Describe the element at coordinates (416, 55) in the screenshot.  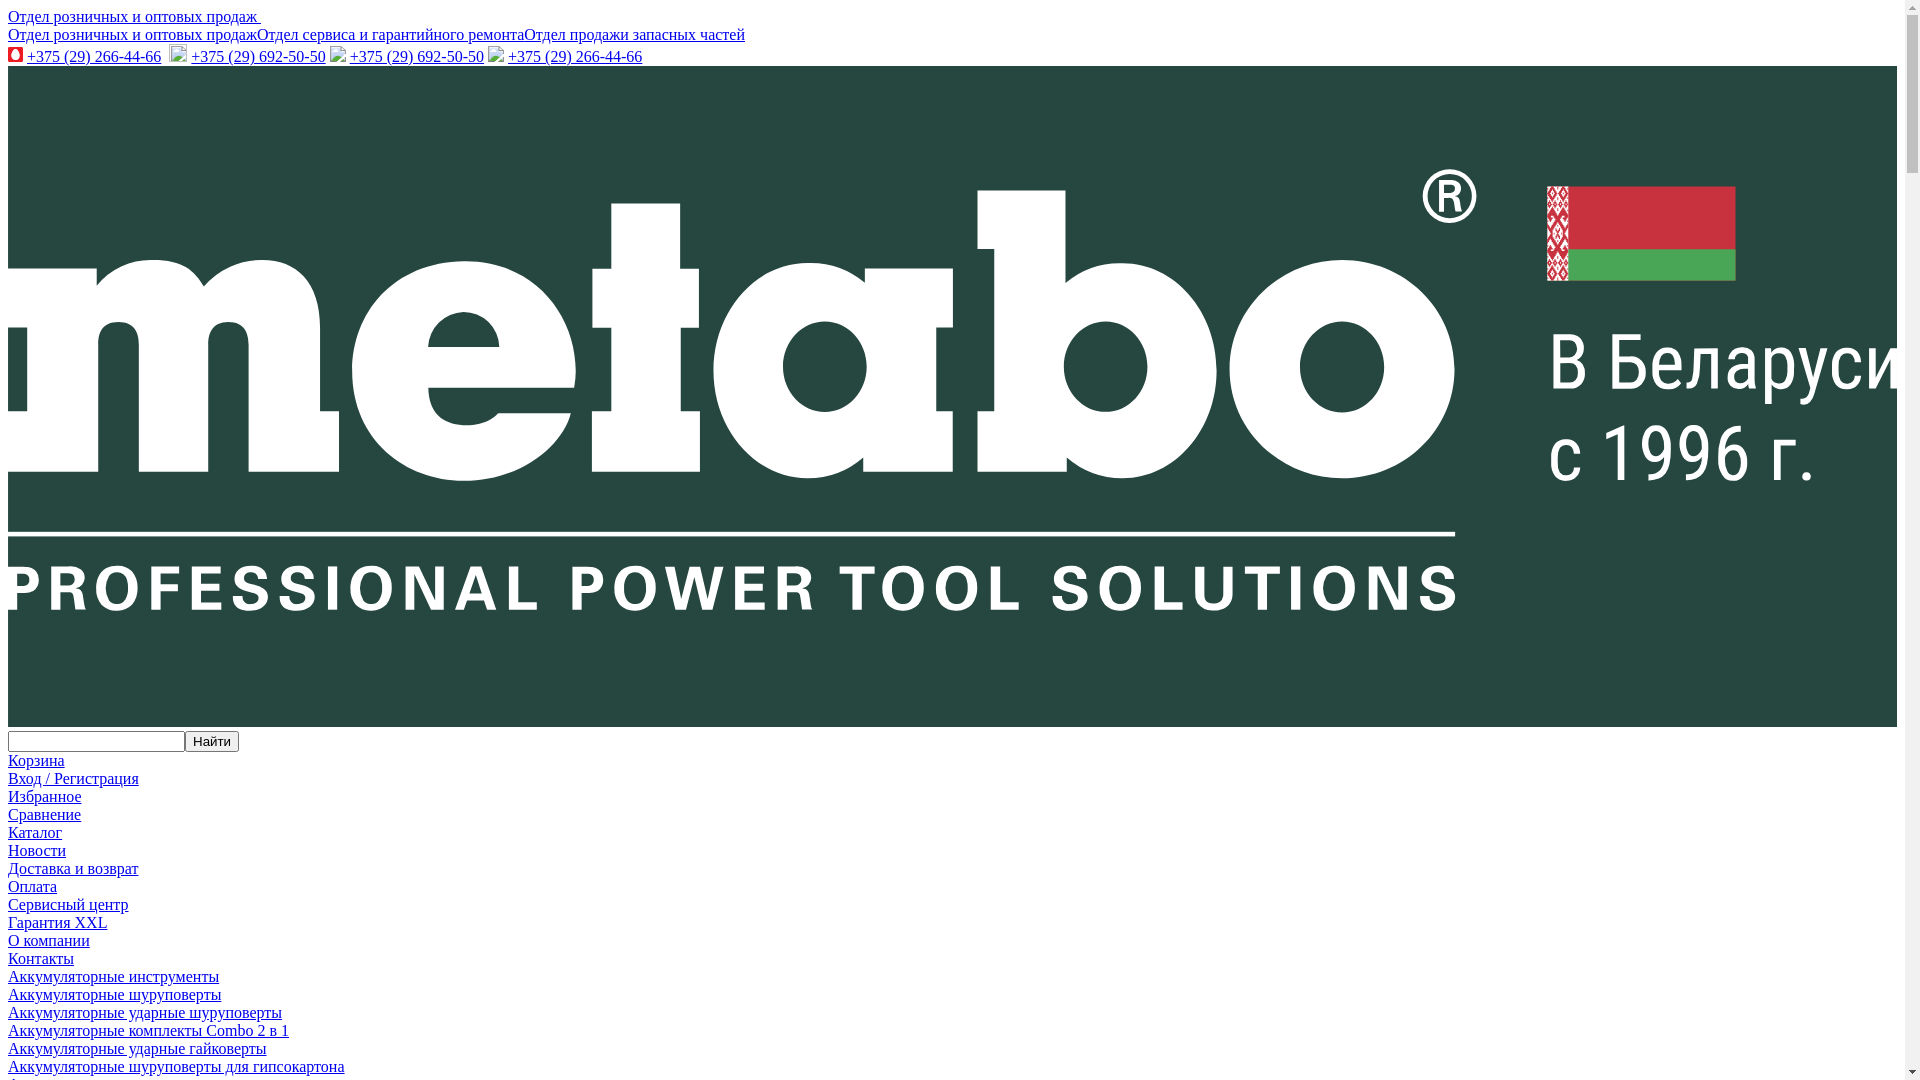
I see `'+375 (29) 692-50-50'` at that location.